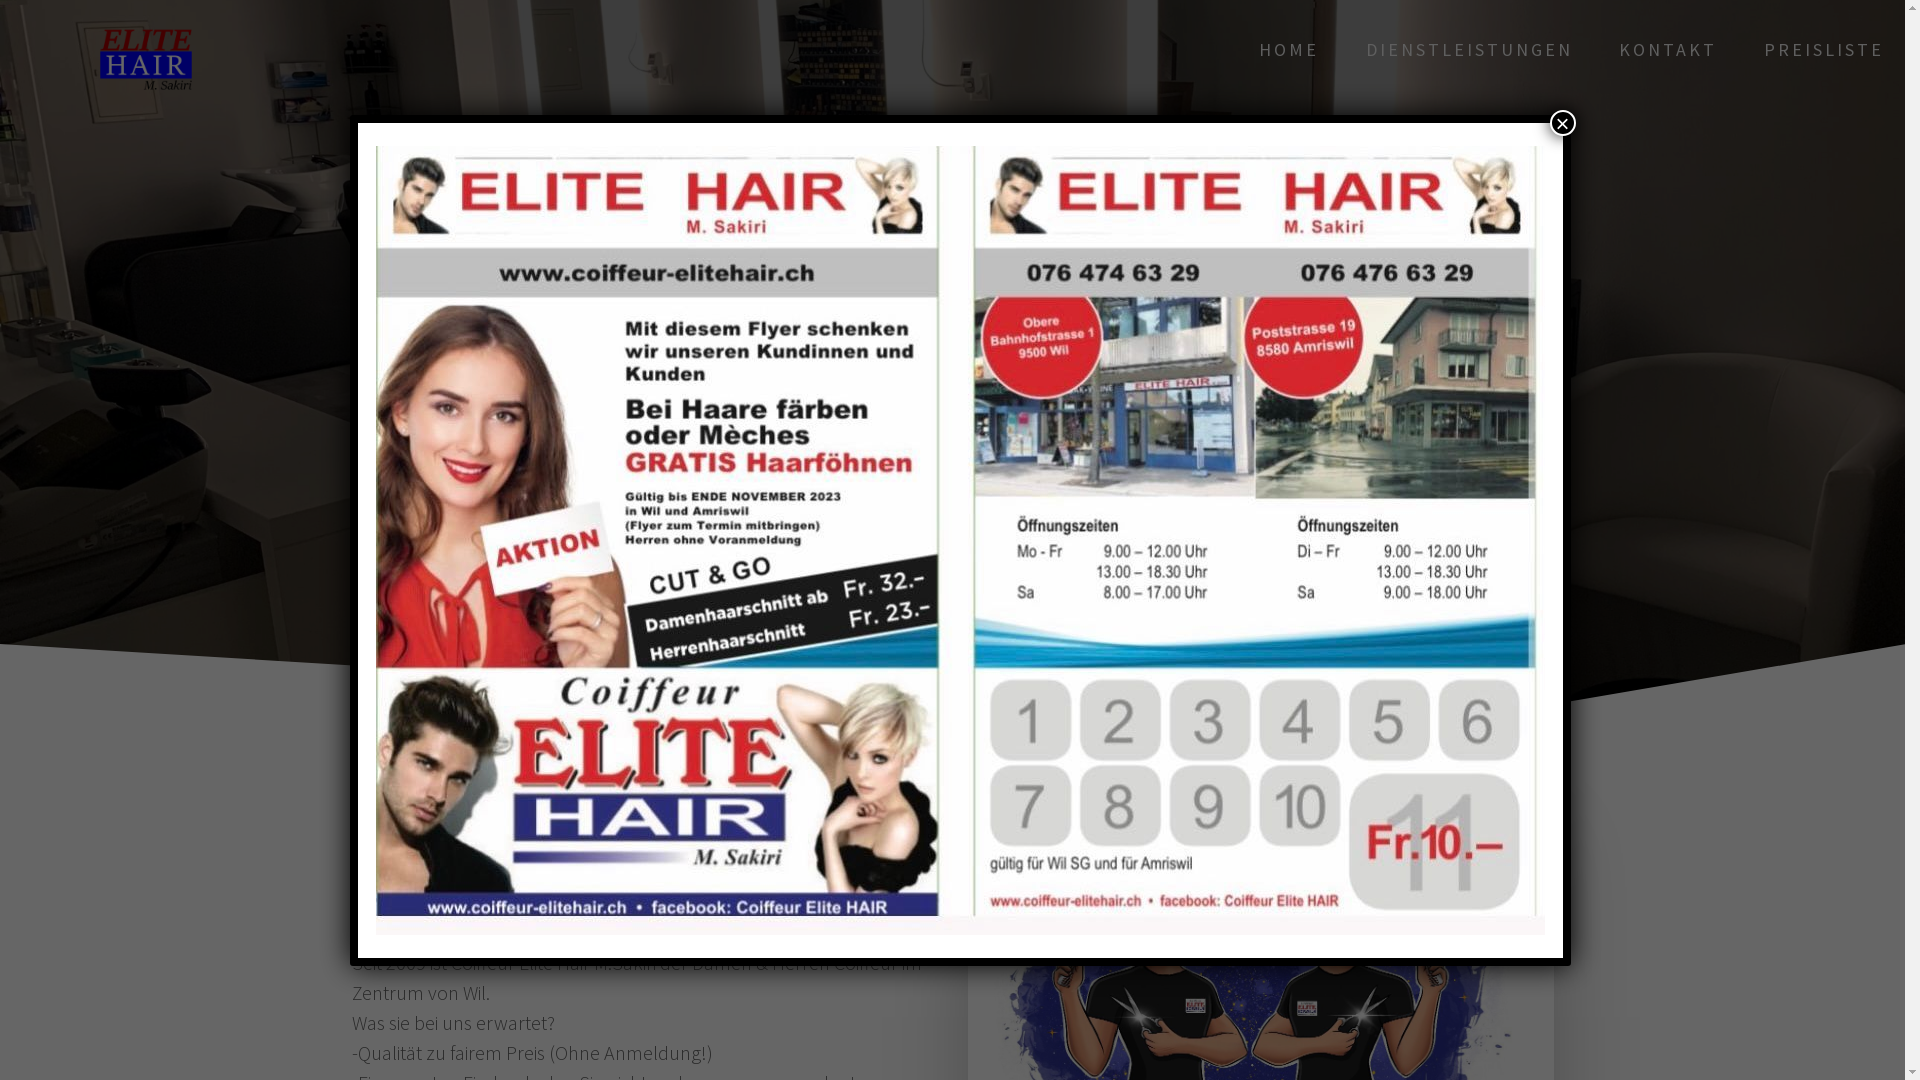 The width and height of the screenshot is (1920, 1080). I want to click on 'PREISLISTE', so click(1824, 49).